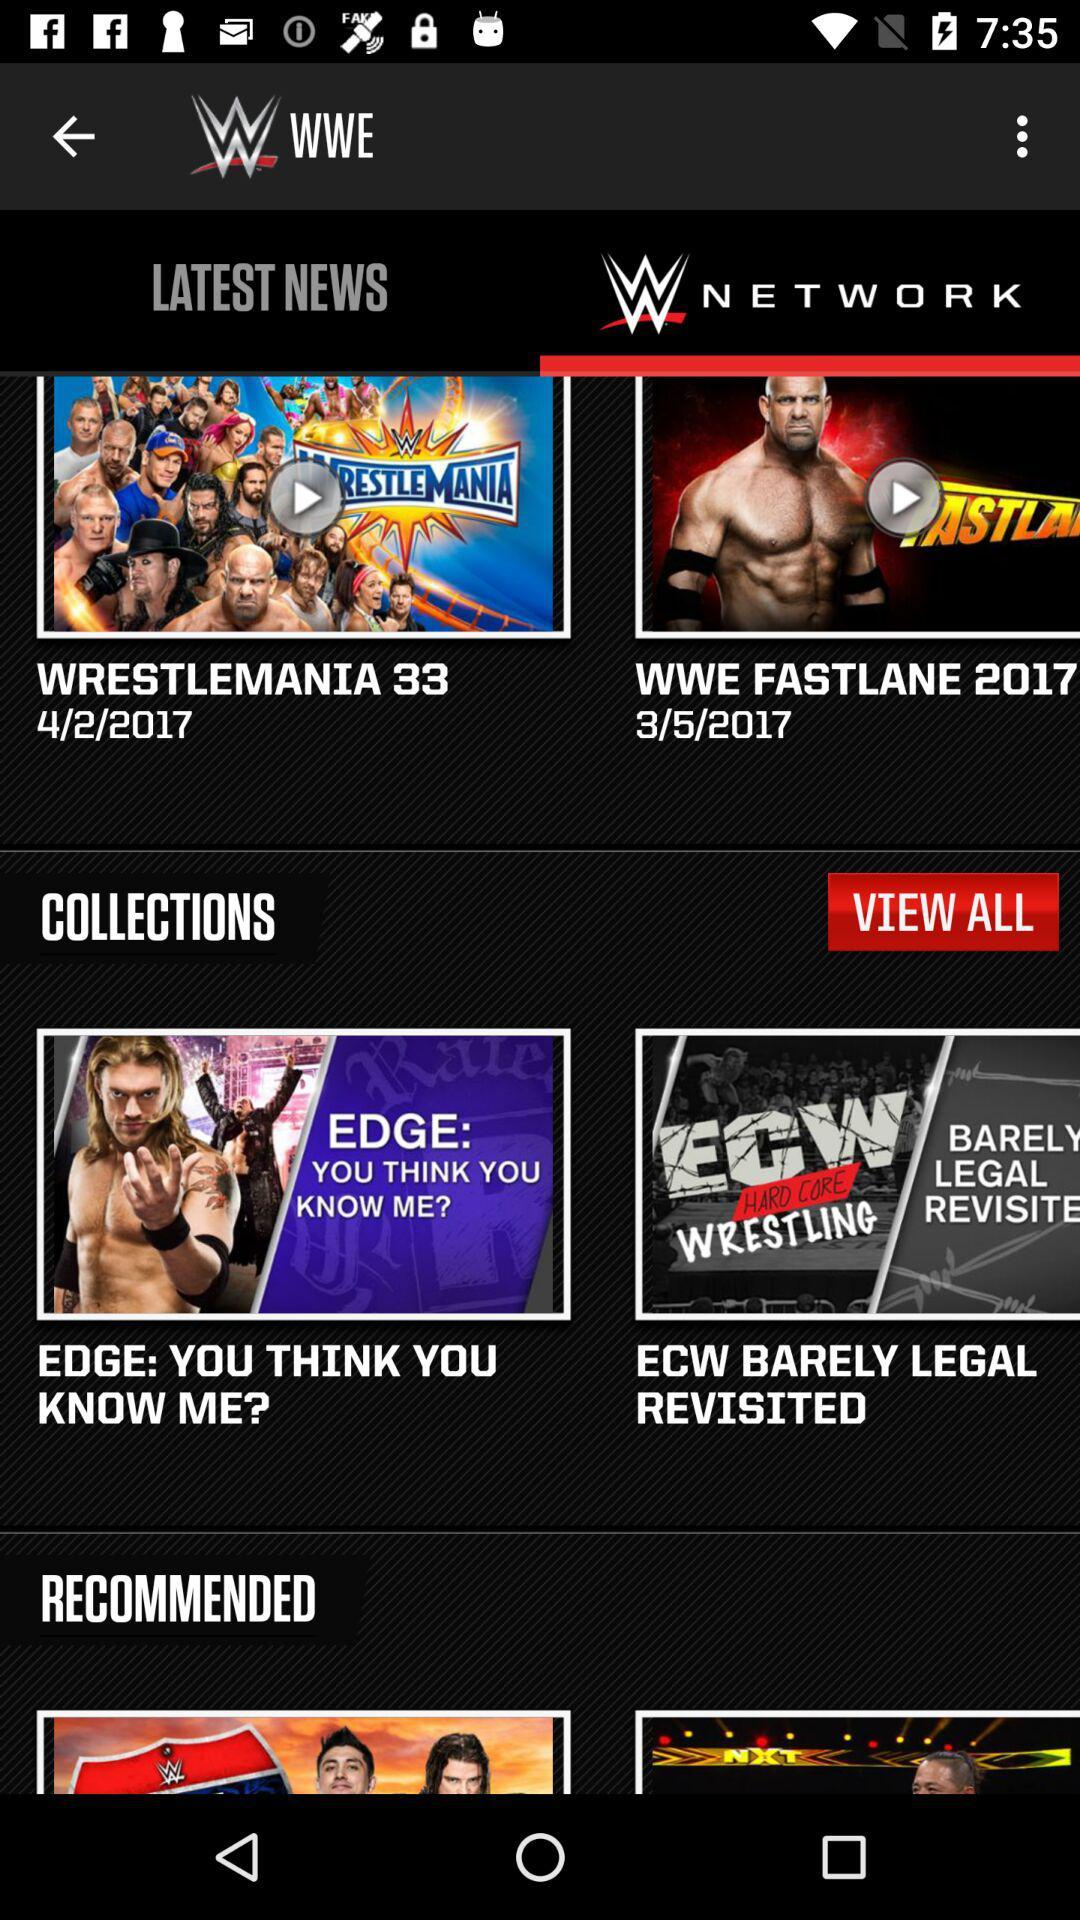  Describe the element at coordinates (943, 911) in the screenshot. I see `icon to the right of collections item` at that location.